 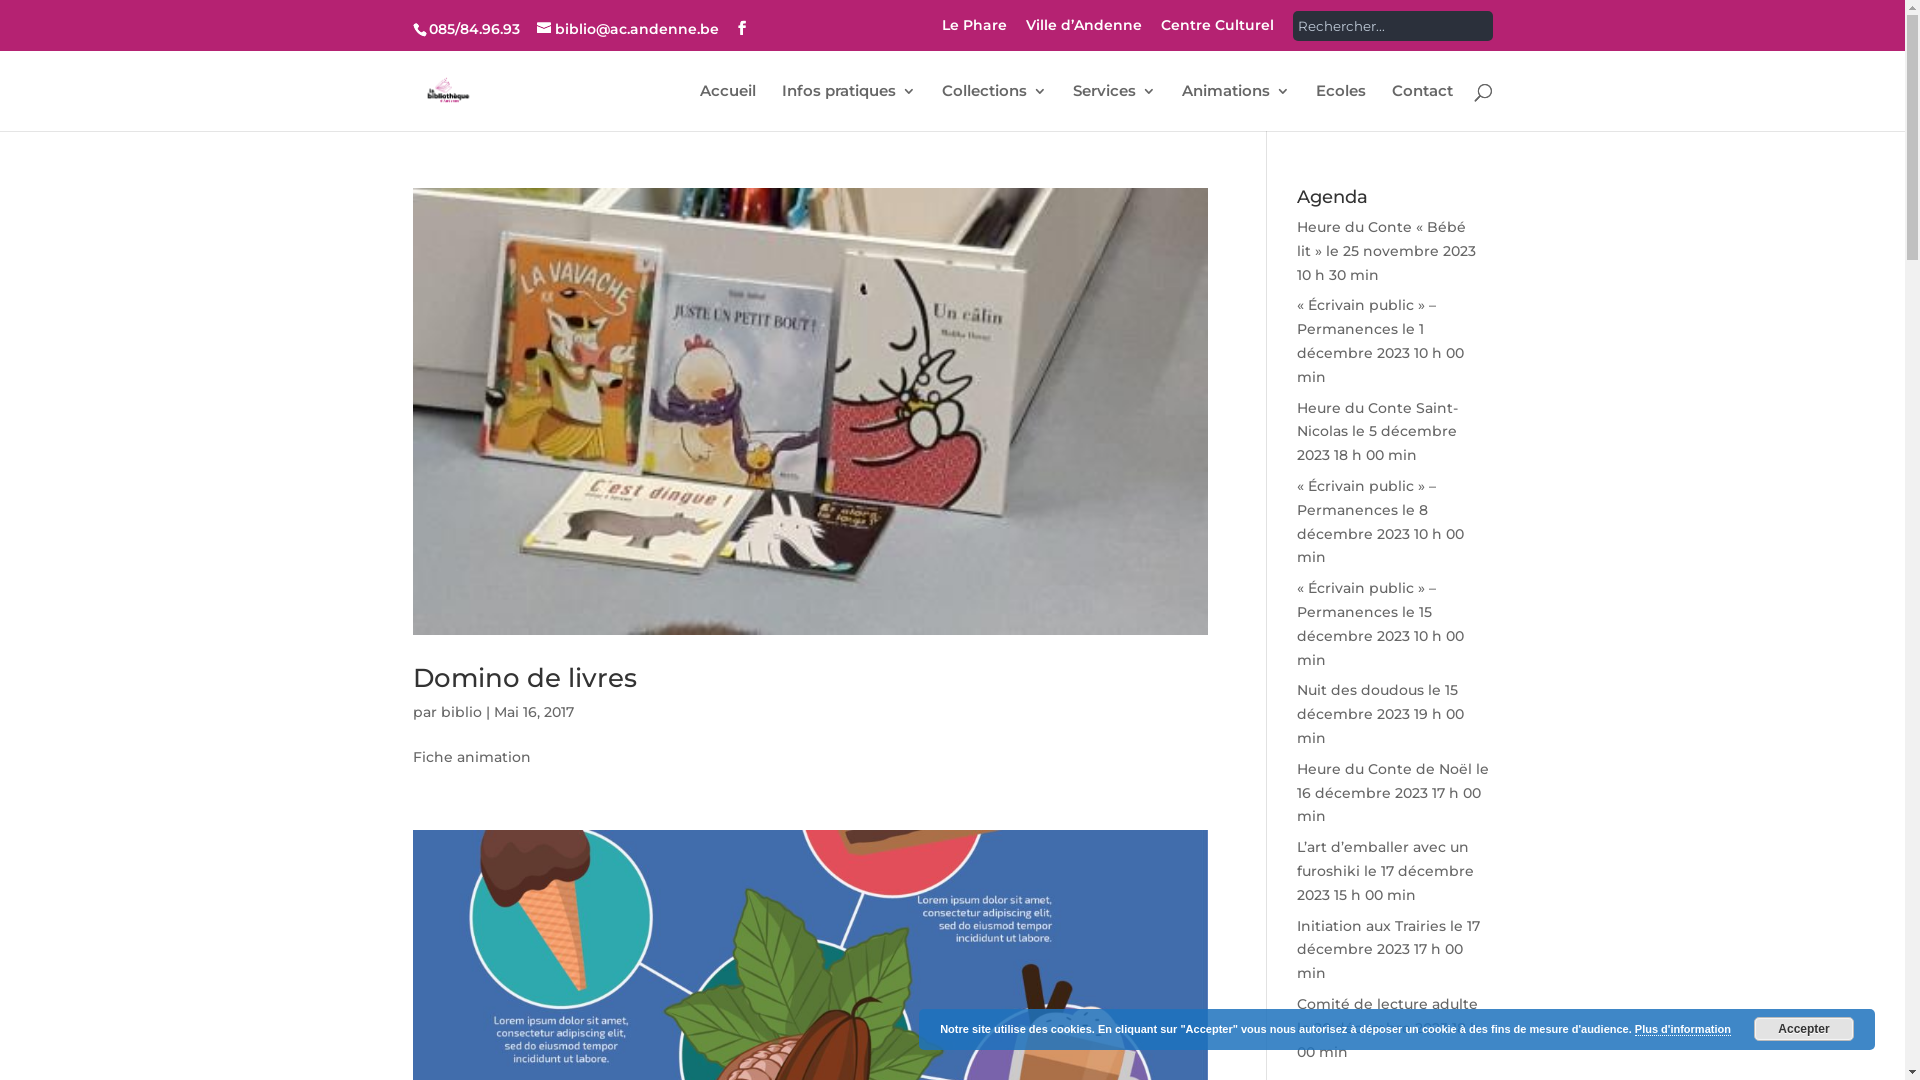 I want to click on 'Contact', so click(x=1421, y=107).